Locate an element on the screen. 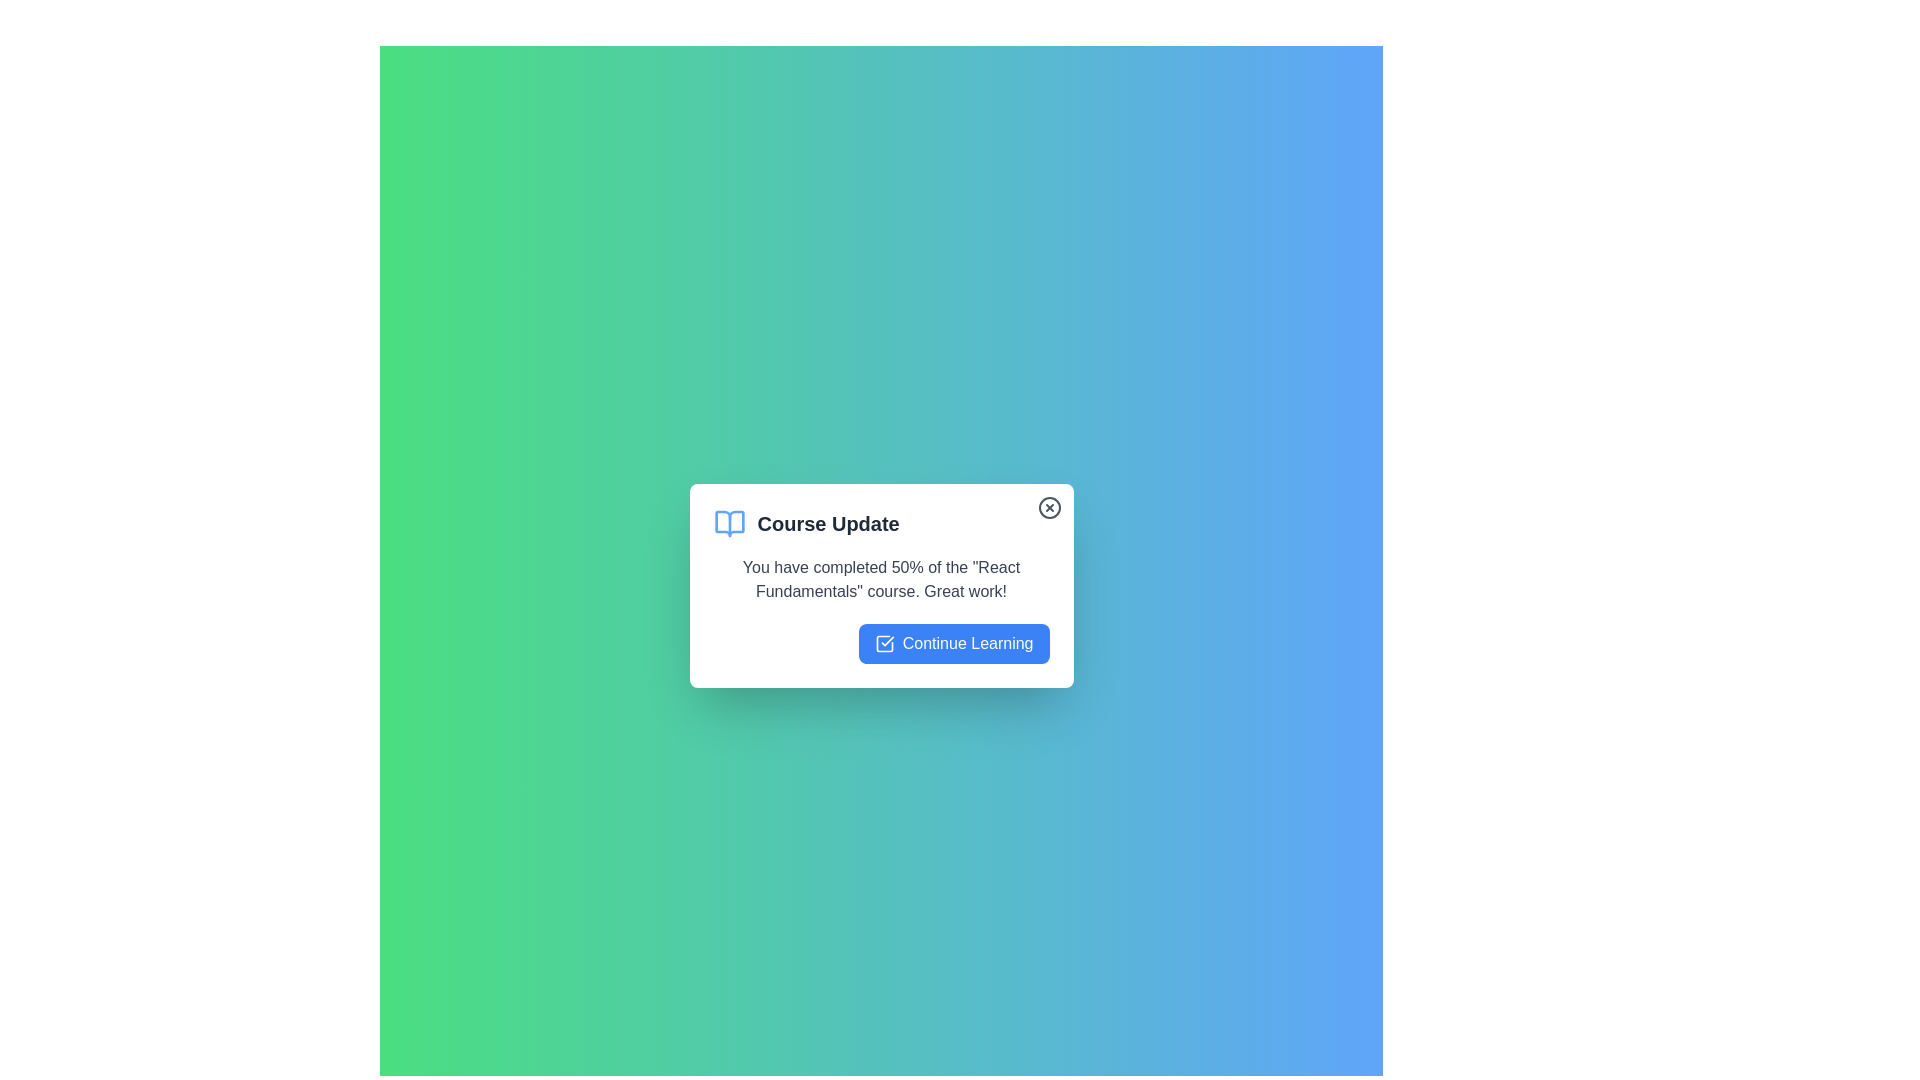 Image resolution: width=1920 pixels, height=1080 pixels. text from the topmost text header within the white notification card, which serves as the title indicating the subject or purpose of the notification is located at coordinates (880, 523).